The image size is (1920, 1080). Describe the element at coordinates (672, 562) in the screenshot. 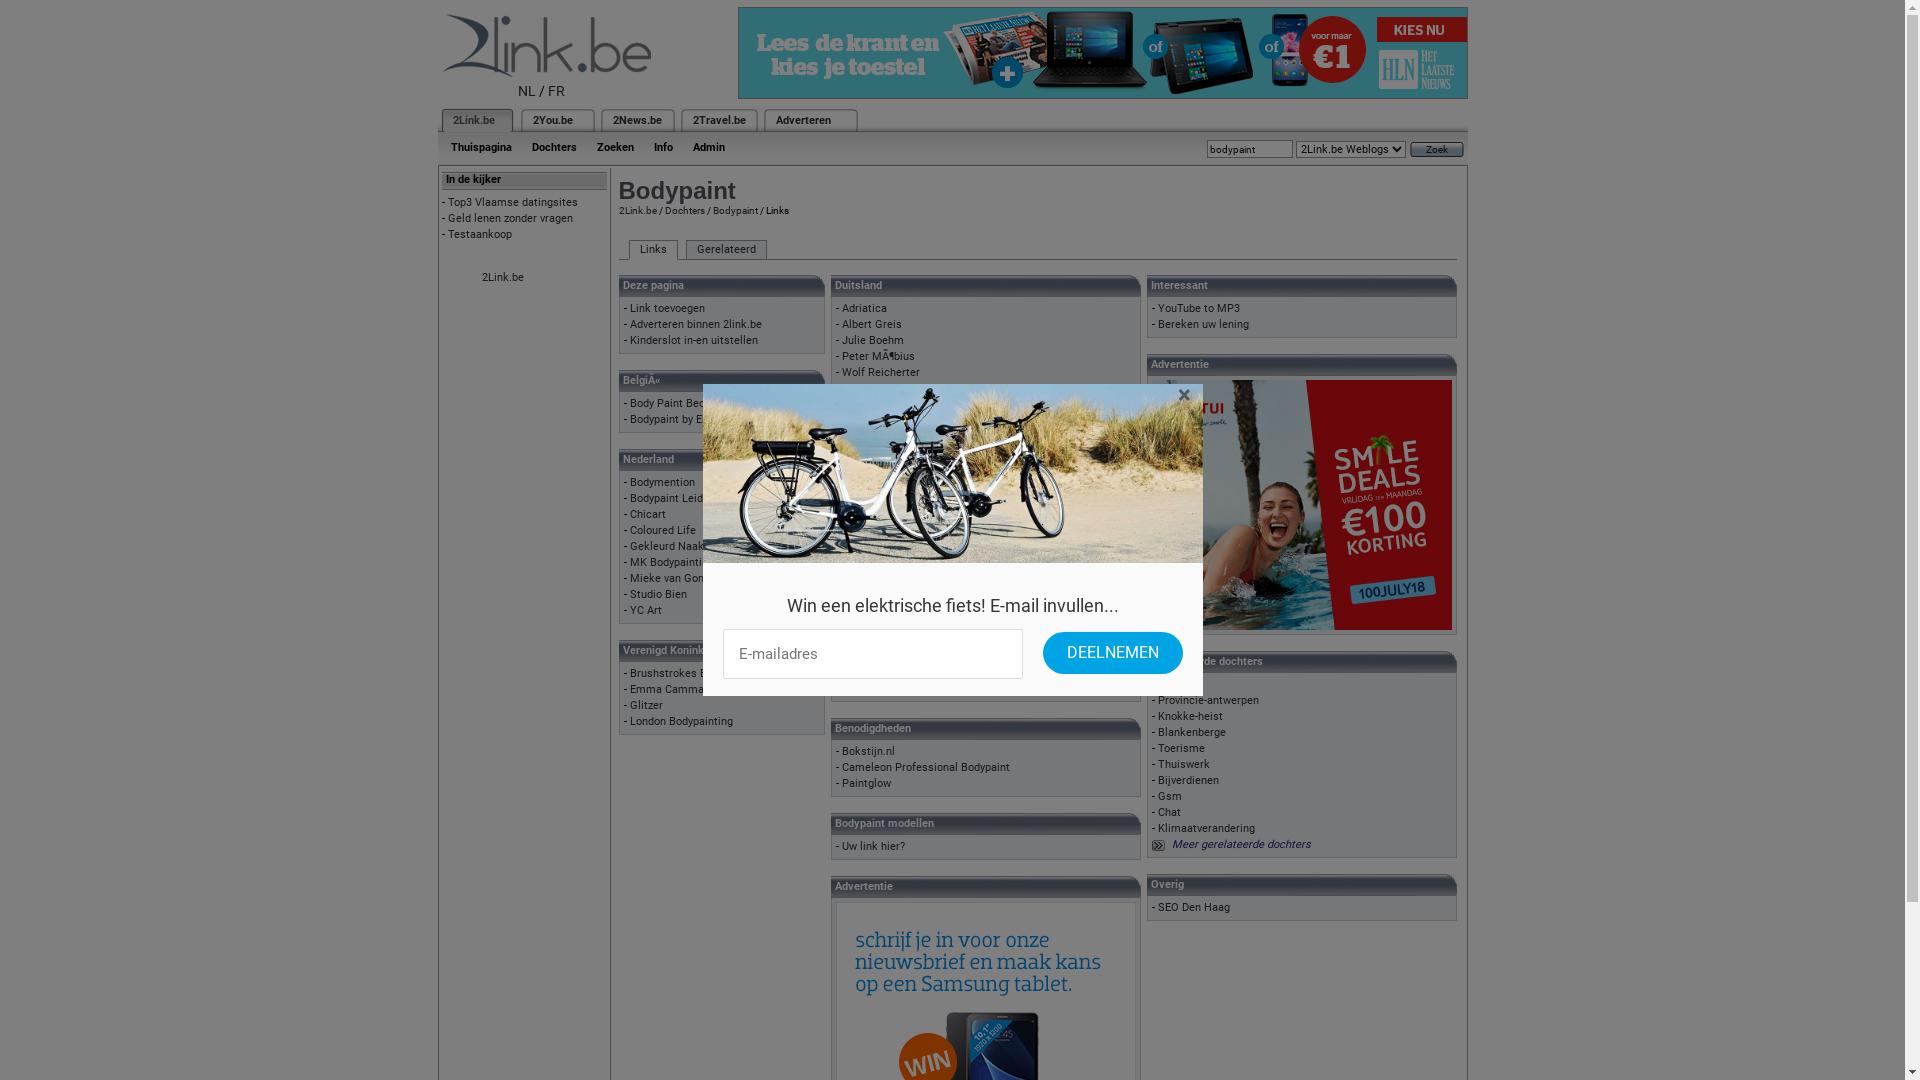

I see `'MK Bodypainting'` at that location.